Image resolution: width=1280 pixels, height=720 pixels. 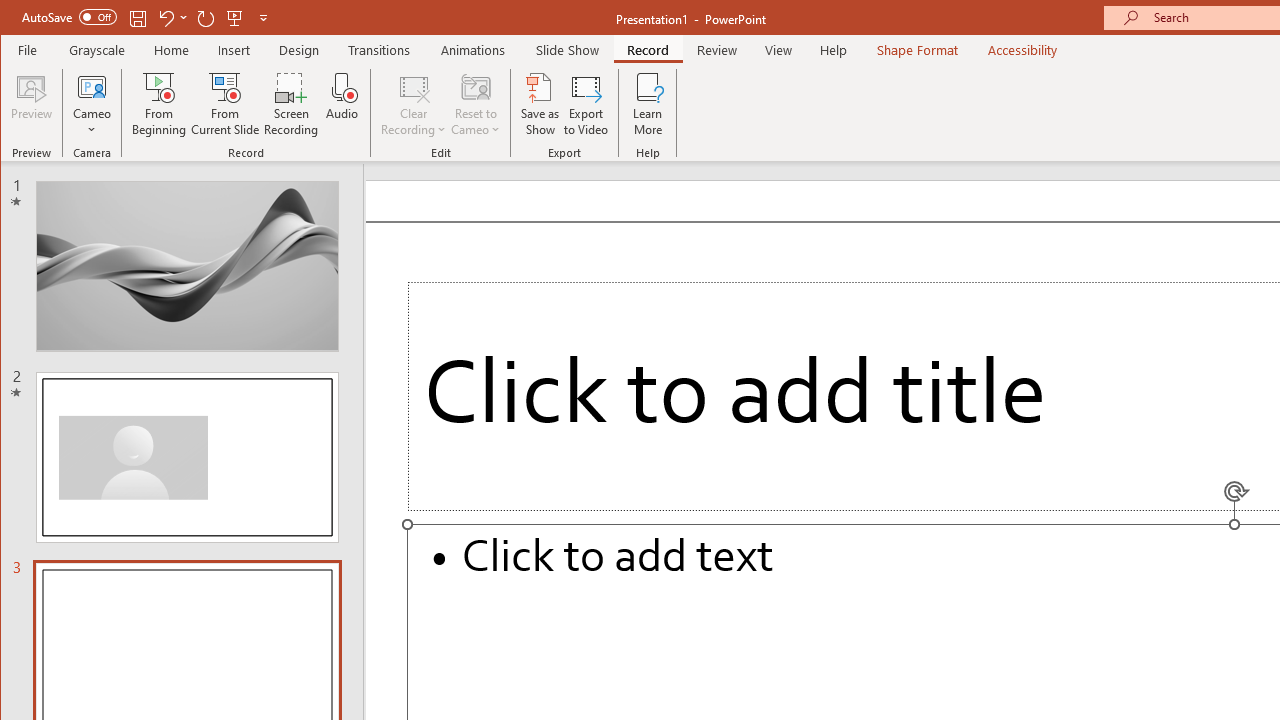 I want to click on 'Insert', so click(x=234, y=49).